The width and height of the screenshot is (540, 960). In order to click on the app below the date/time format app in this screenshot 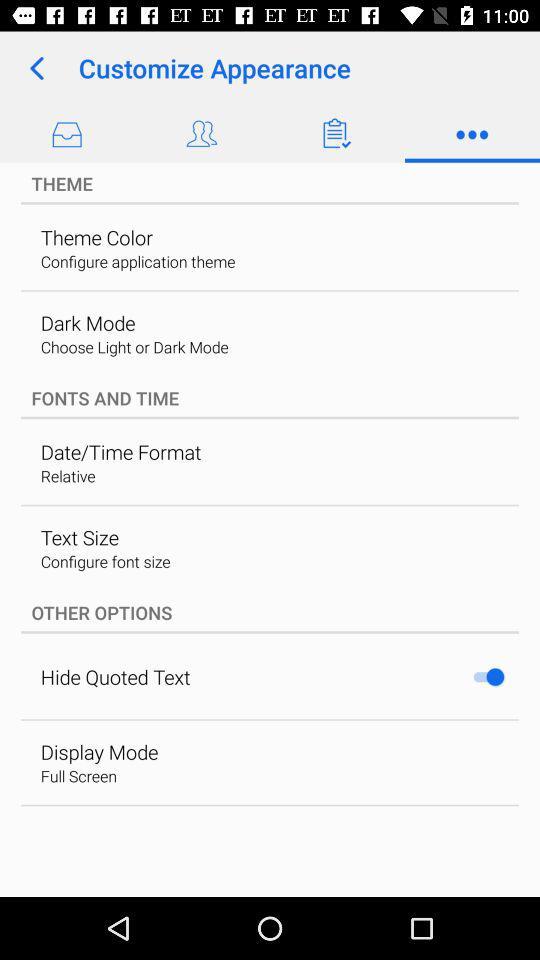, I will do `click(67, 476)`.